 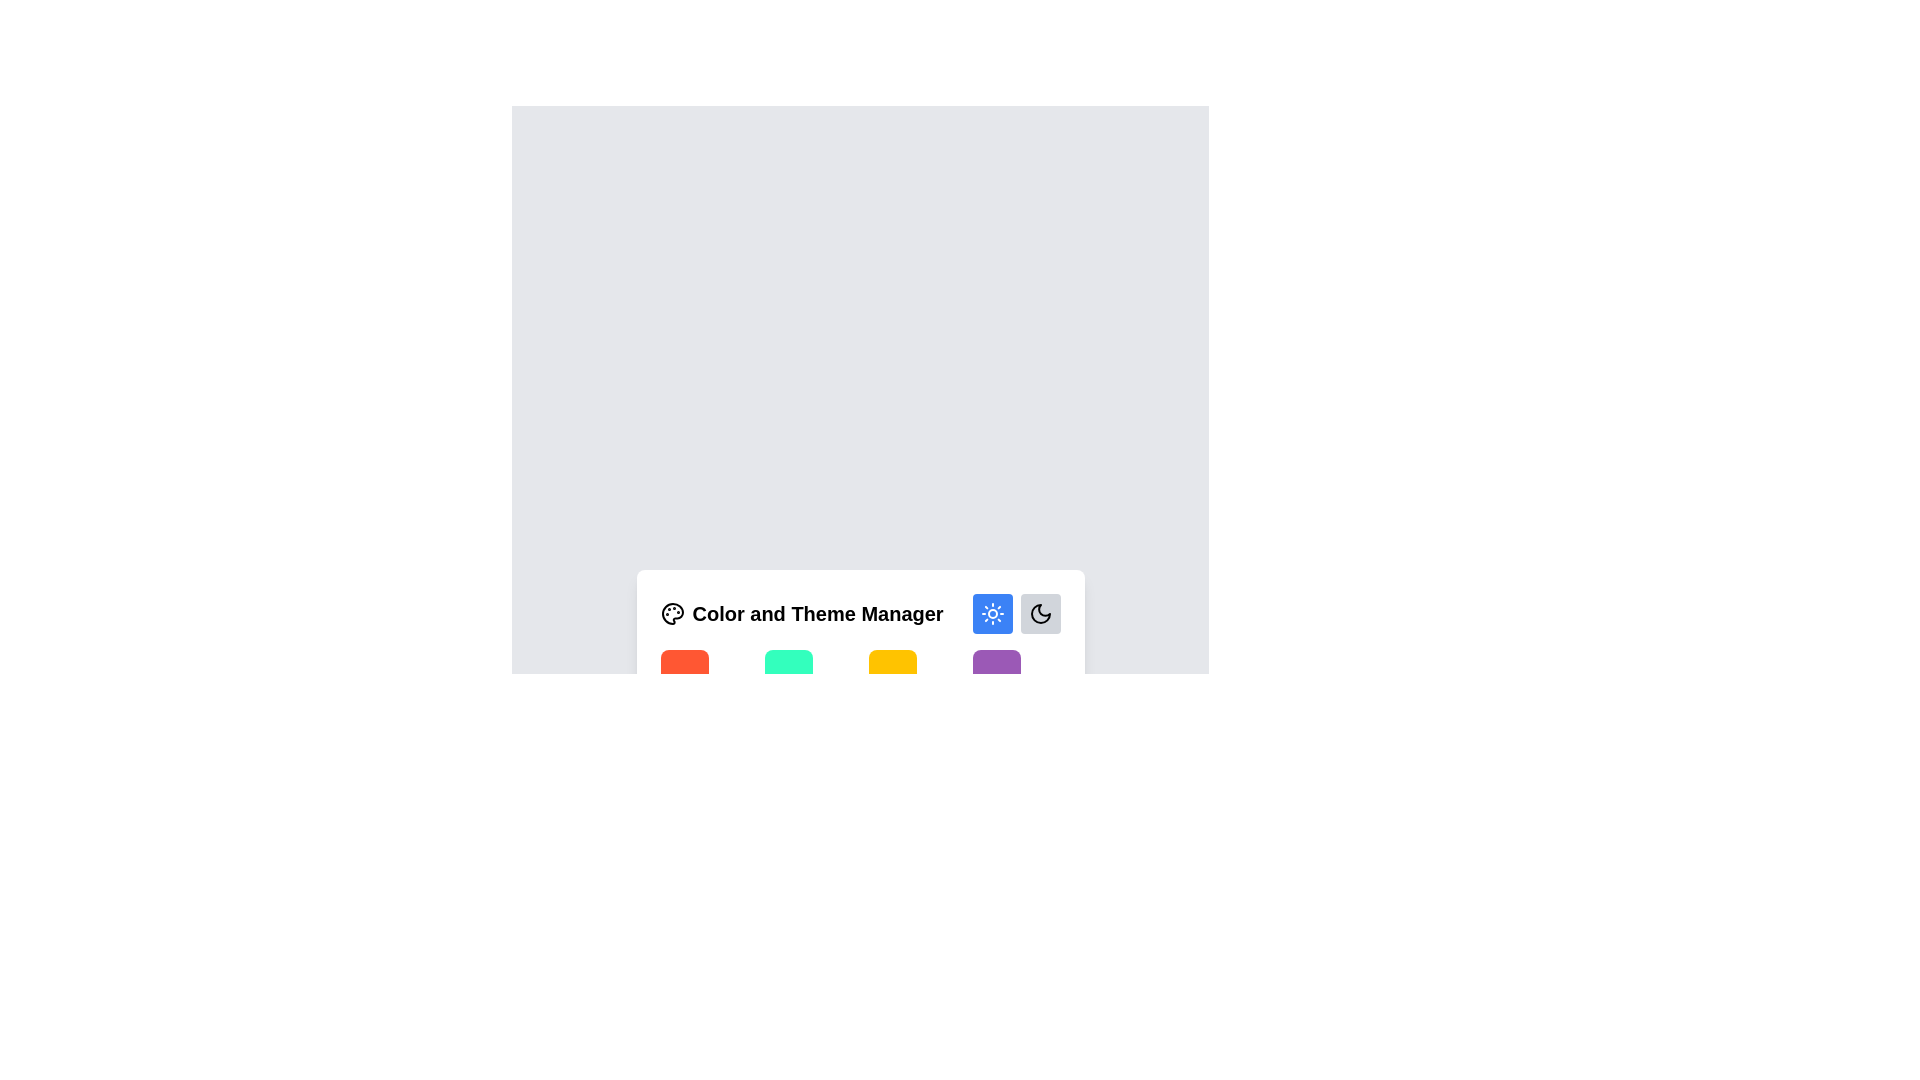 I want to click on the button with a light gray rounded background and a dark crescent moon icon, located at the top-right corner of the panel, so click(x=1040, y=612).